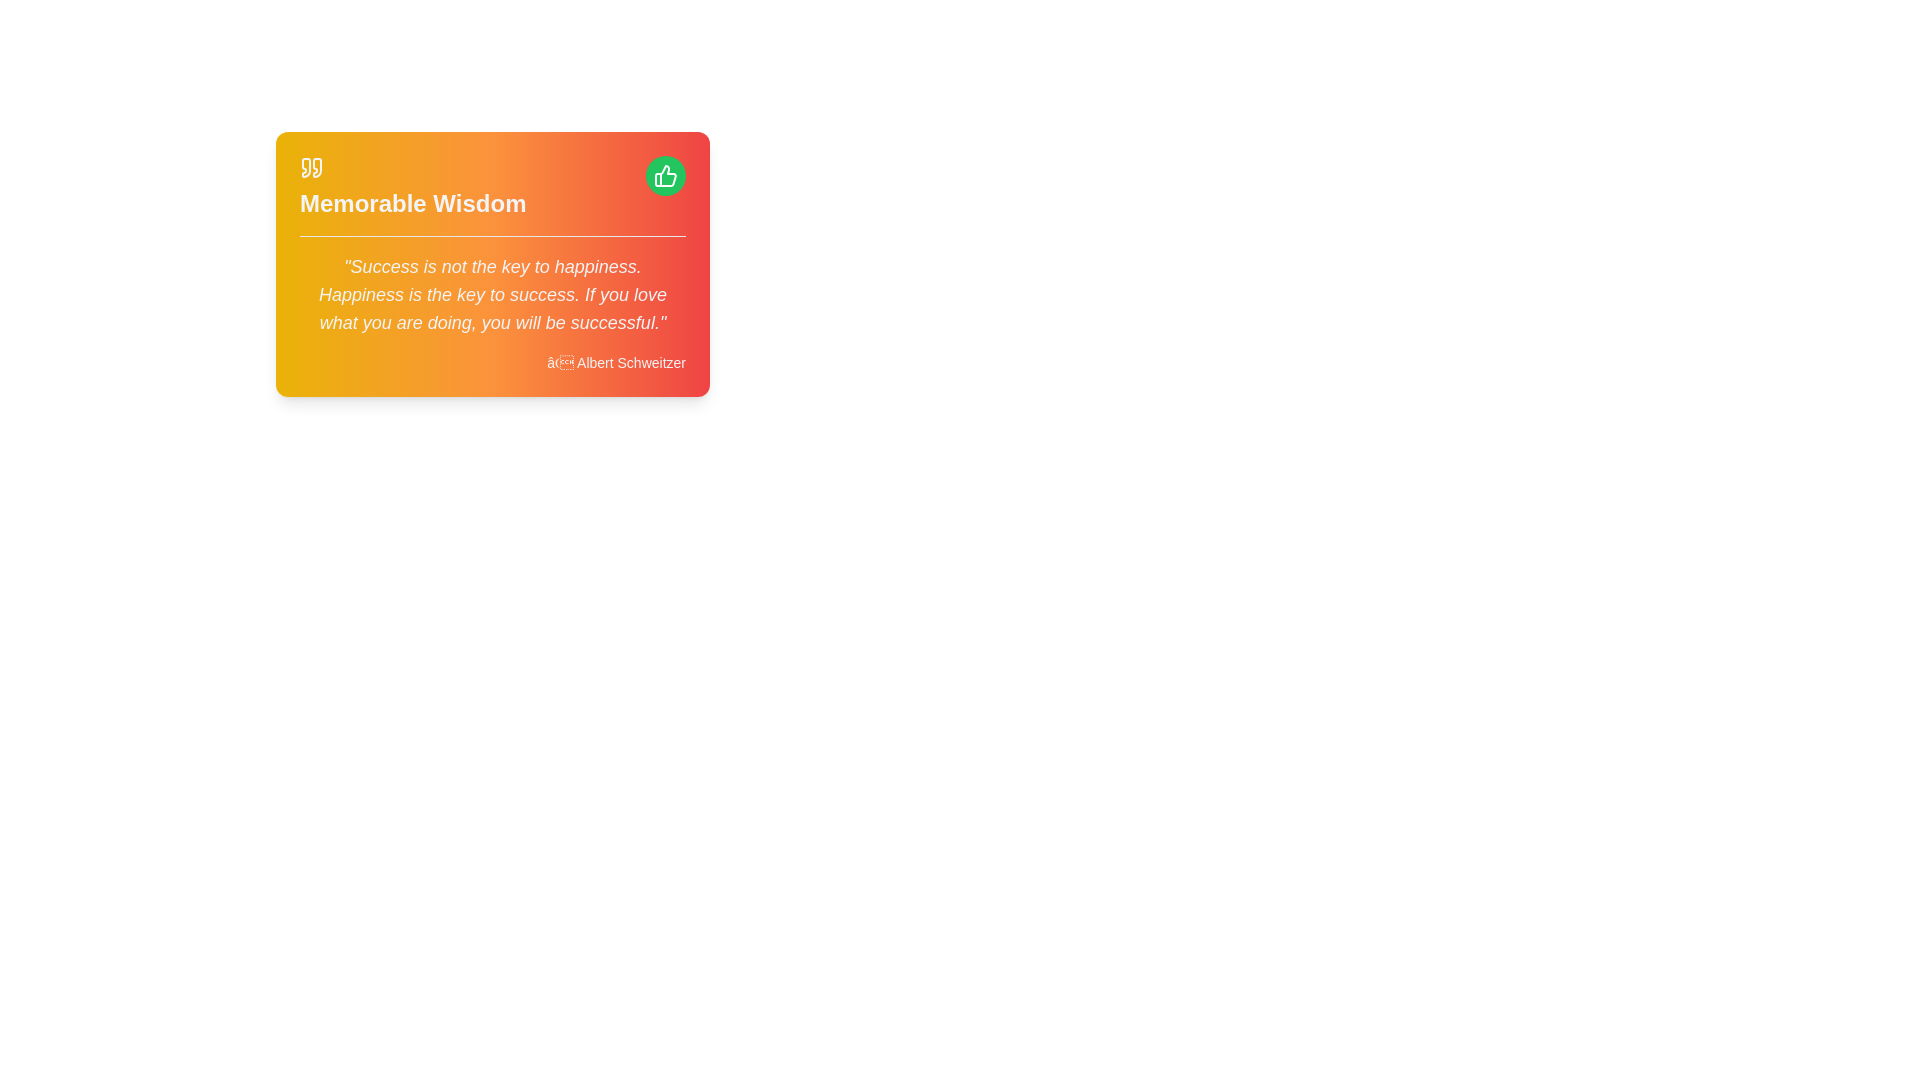  What do you see at coordinates (493, 196) in the screenshot?
I see `text content of the Header text located at the top of the card layout, which summarizes the theme or purpose of the card` at bounding box center [493, 196].